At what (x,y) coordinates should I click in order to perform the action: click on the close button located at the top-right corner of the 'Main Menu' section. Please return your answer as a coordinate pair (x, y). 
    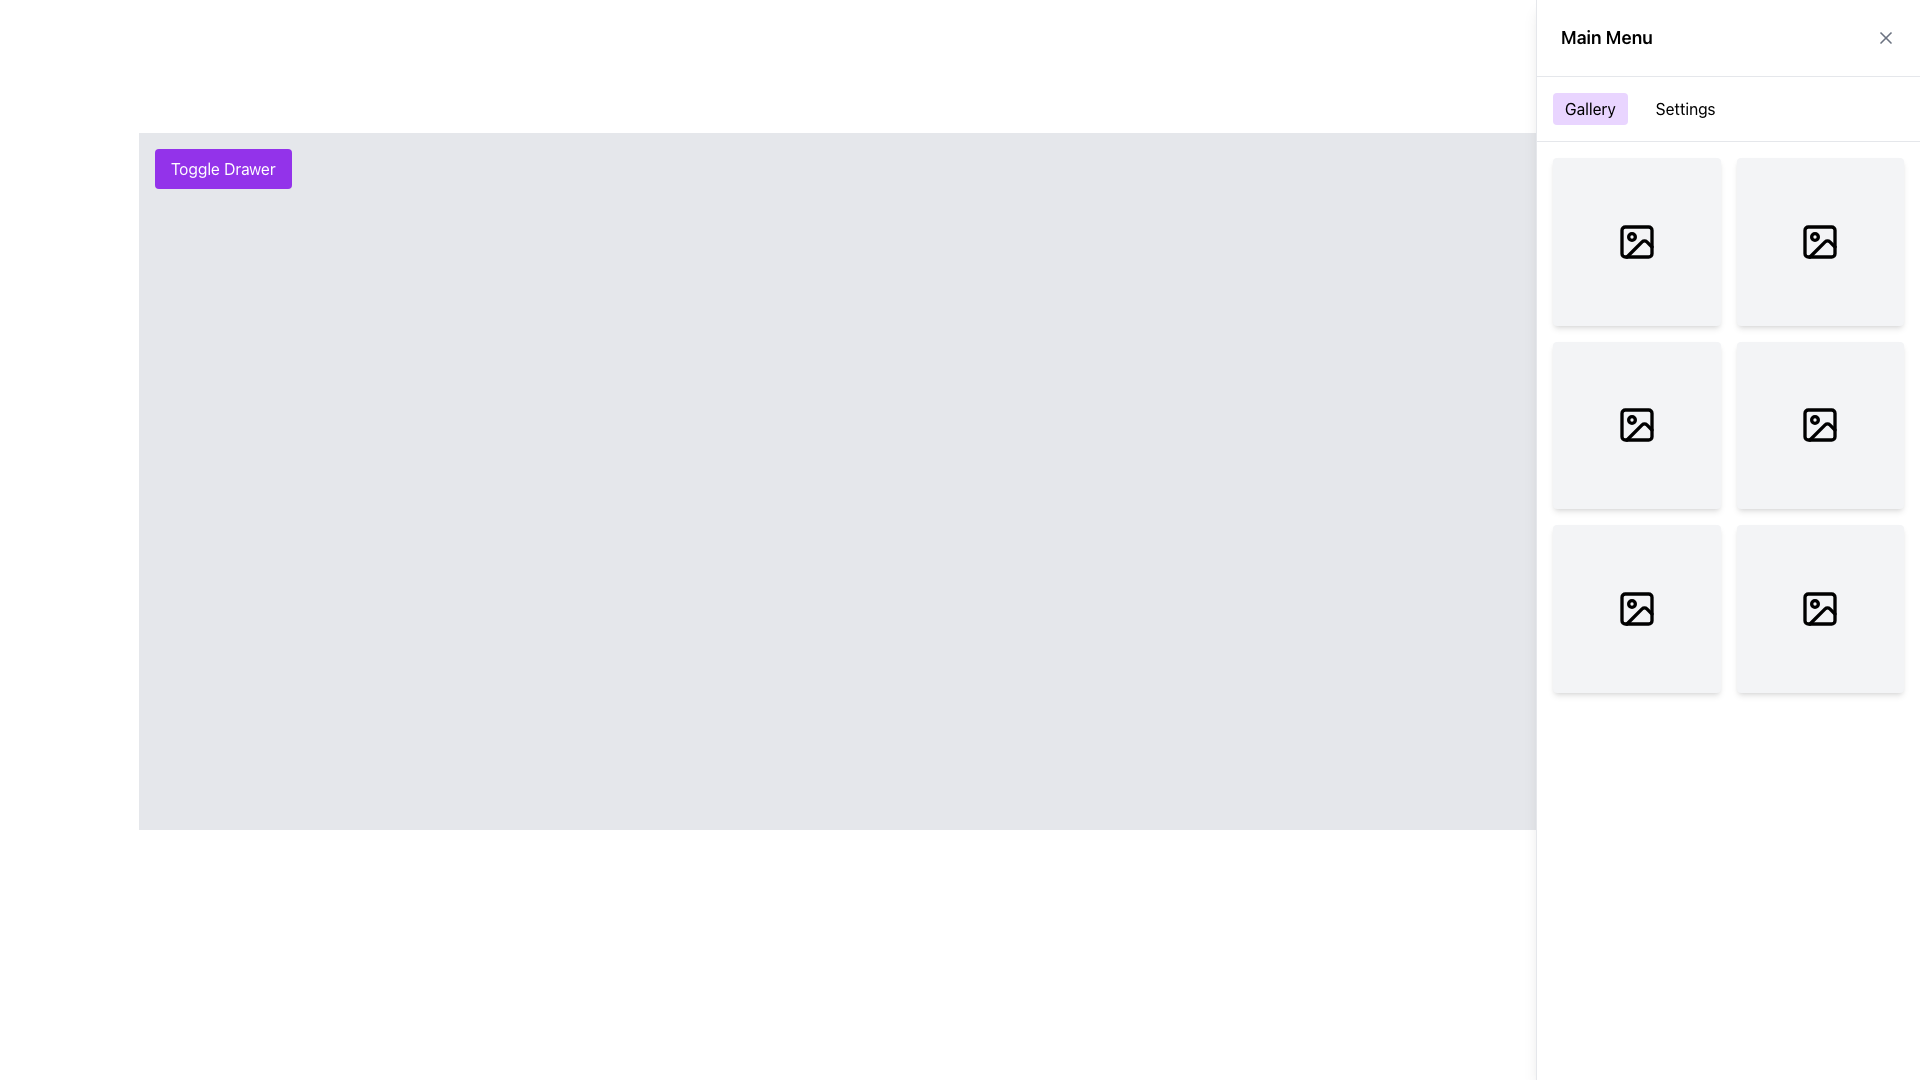
    Looking at the image, I should click on (1885, 38).